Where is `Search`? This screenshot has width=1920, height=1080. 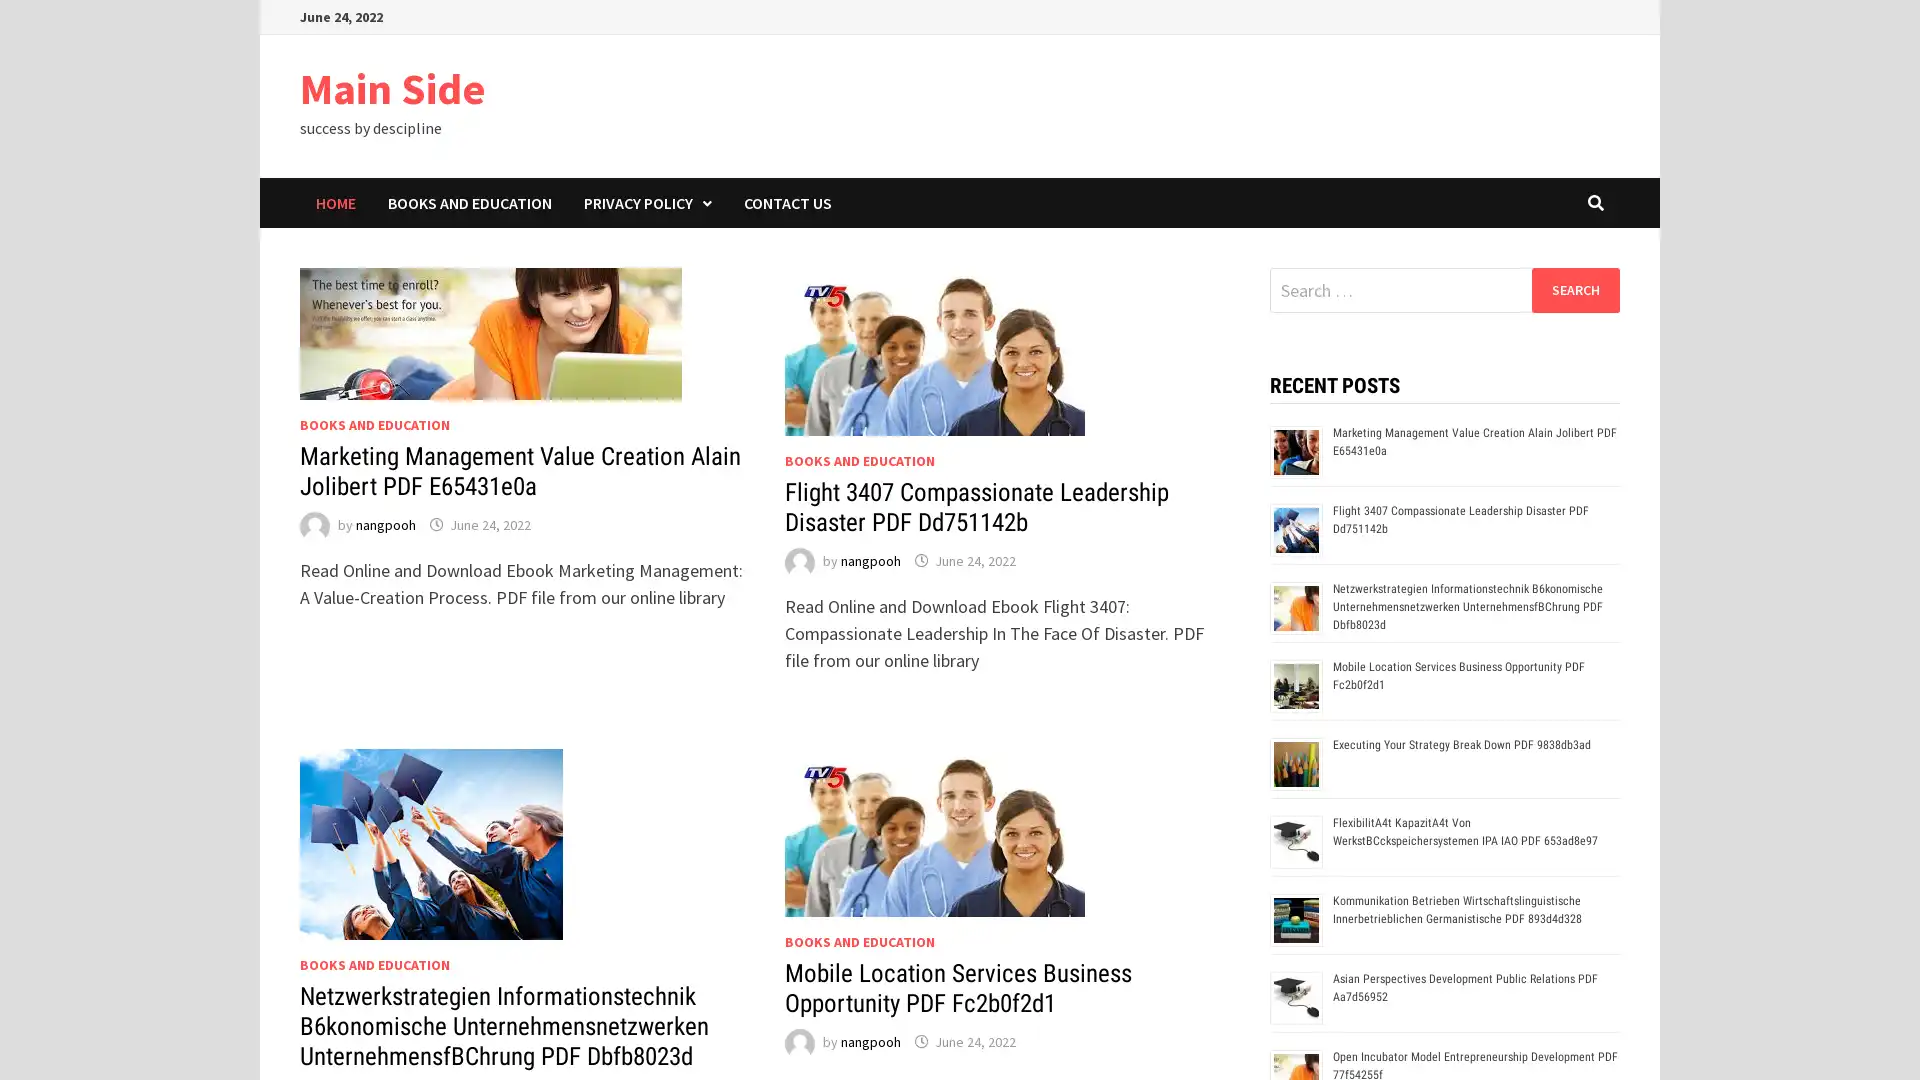 Search is located at coordinates (1574, 289).